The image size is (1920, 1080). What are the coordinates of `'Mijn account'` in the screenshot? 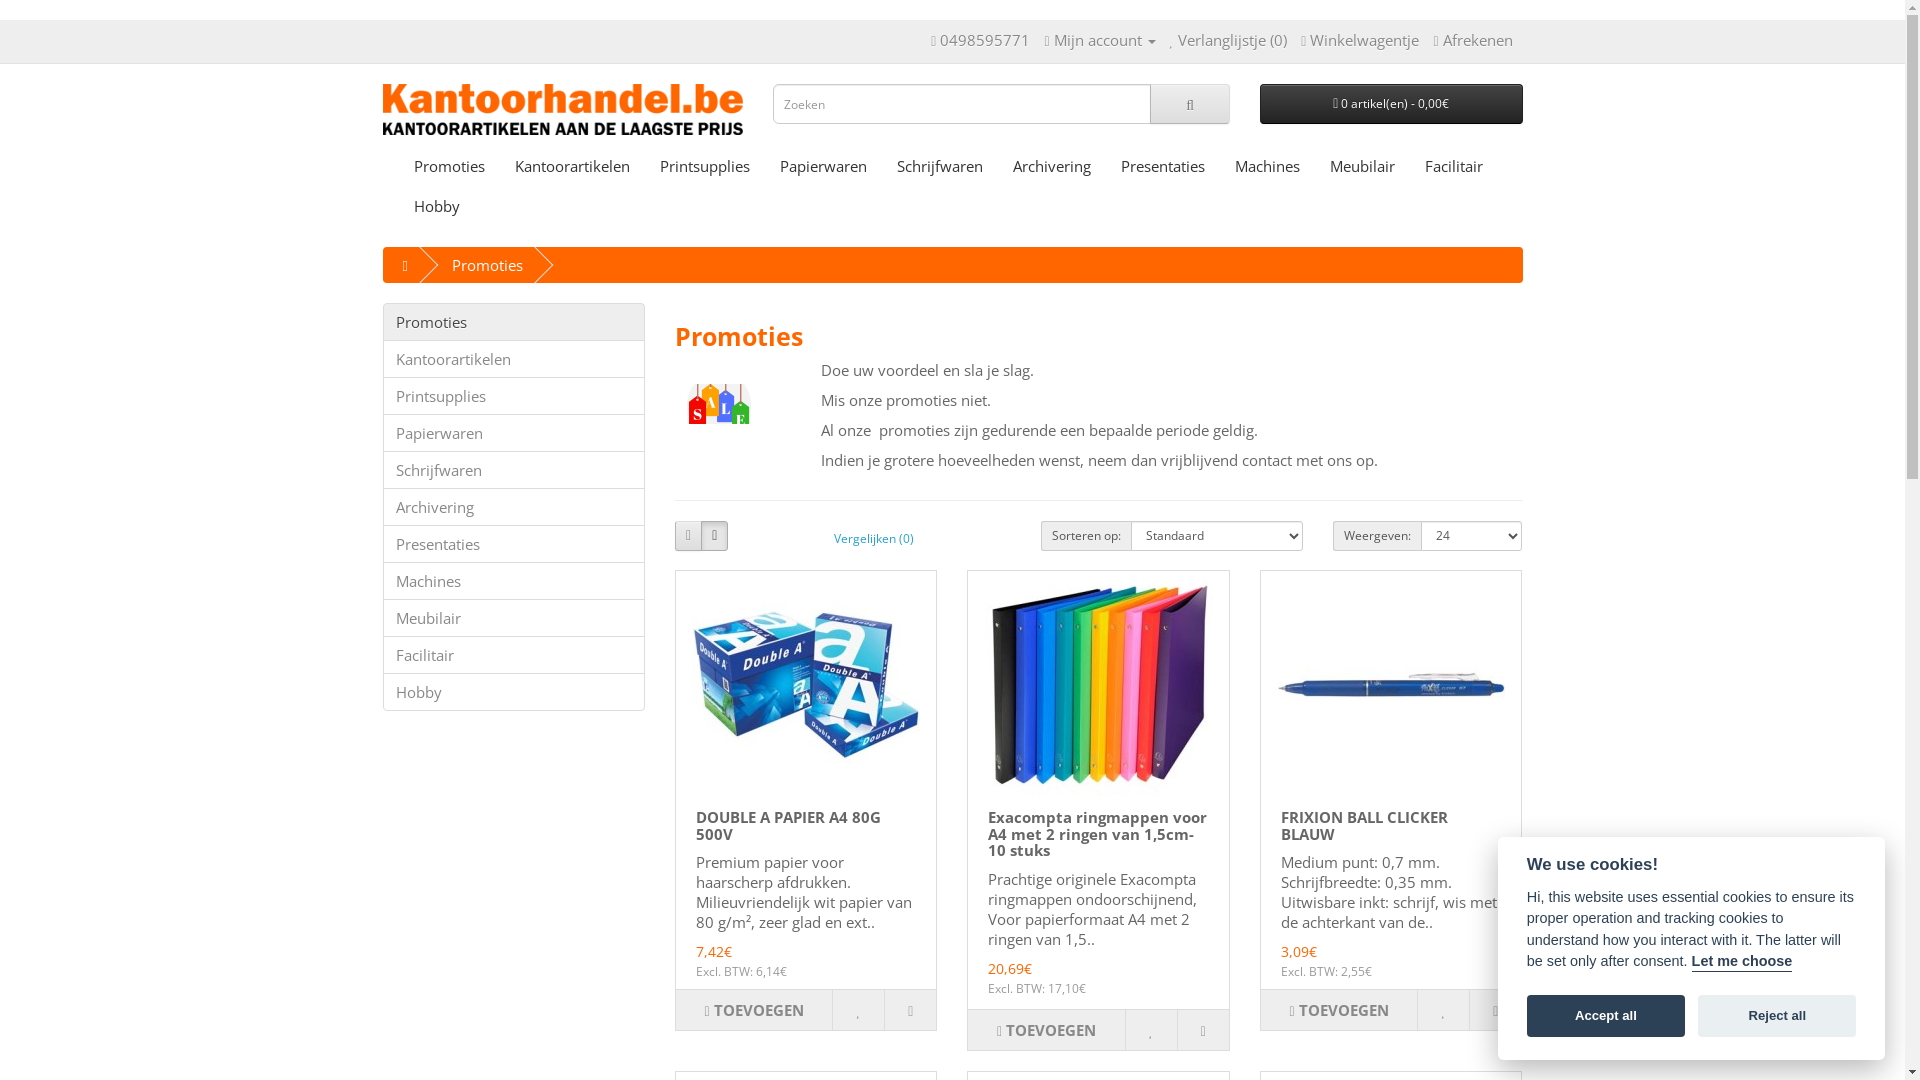 It's located at (1042, 39).